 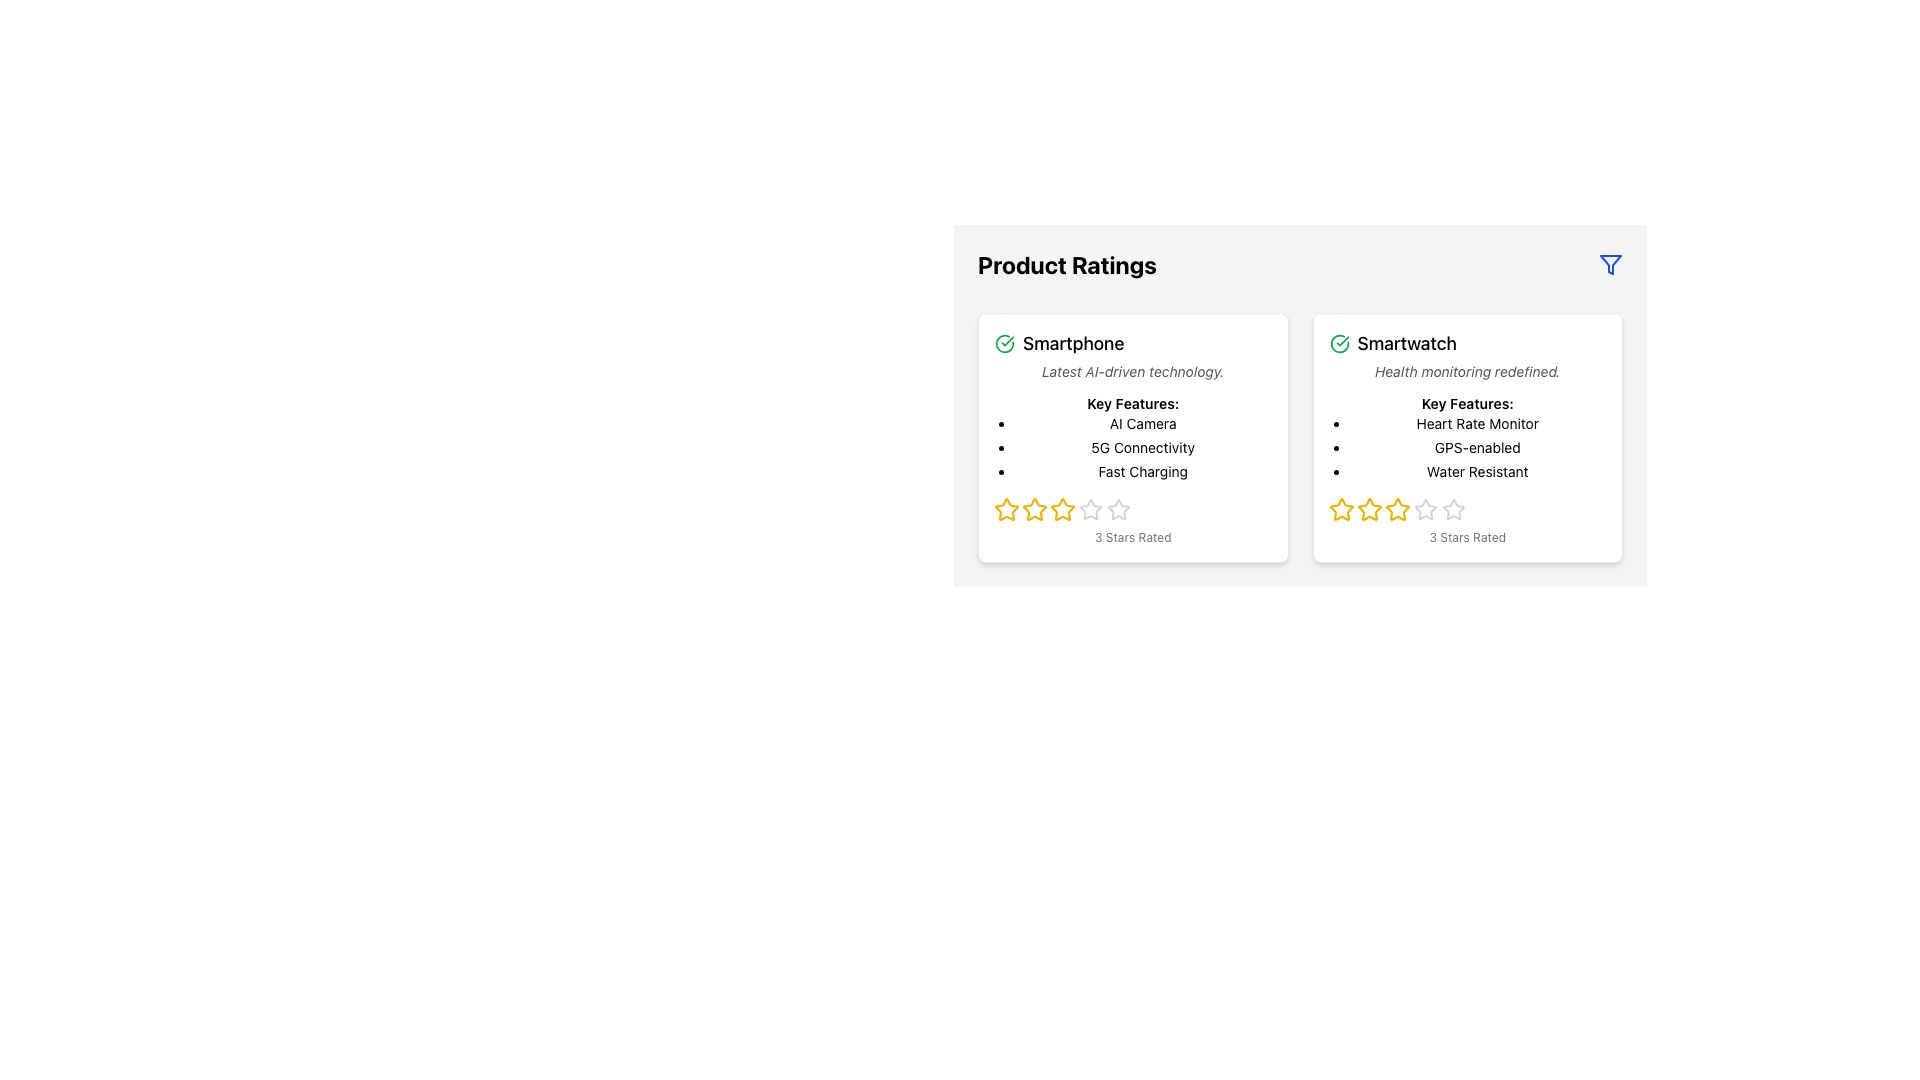 What do you see at coordinates (1477, 446) in the screenshot?
I see `text item stating 'GPS-enabled' in the second bullet point of the Smartwatch feature description card located in the right column` at bounding box center [1477, 446].